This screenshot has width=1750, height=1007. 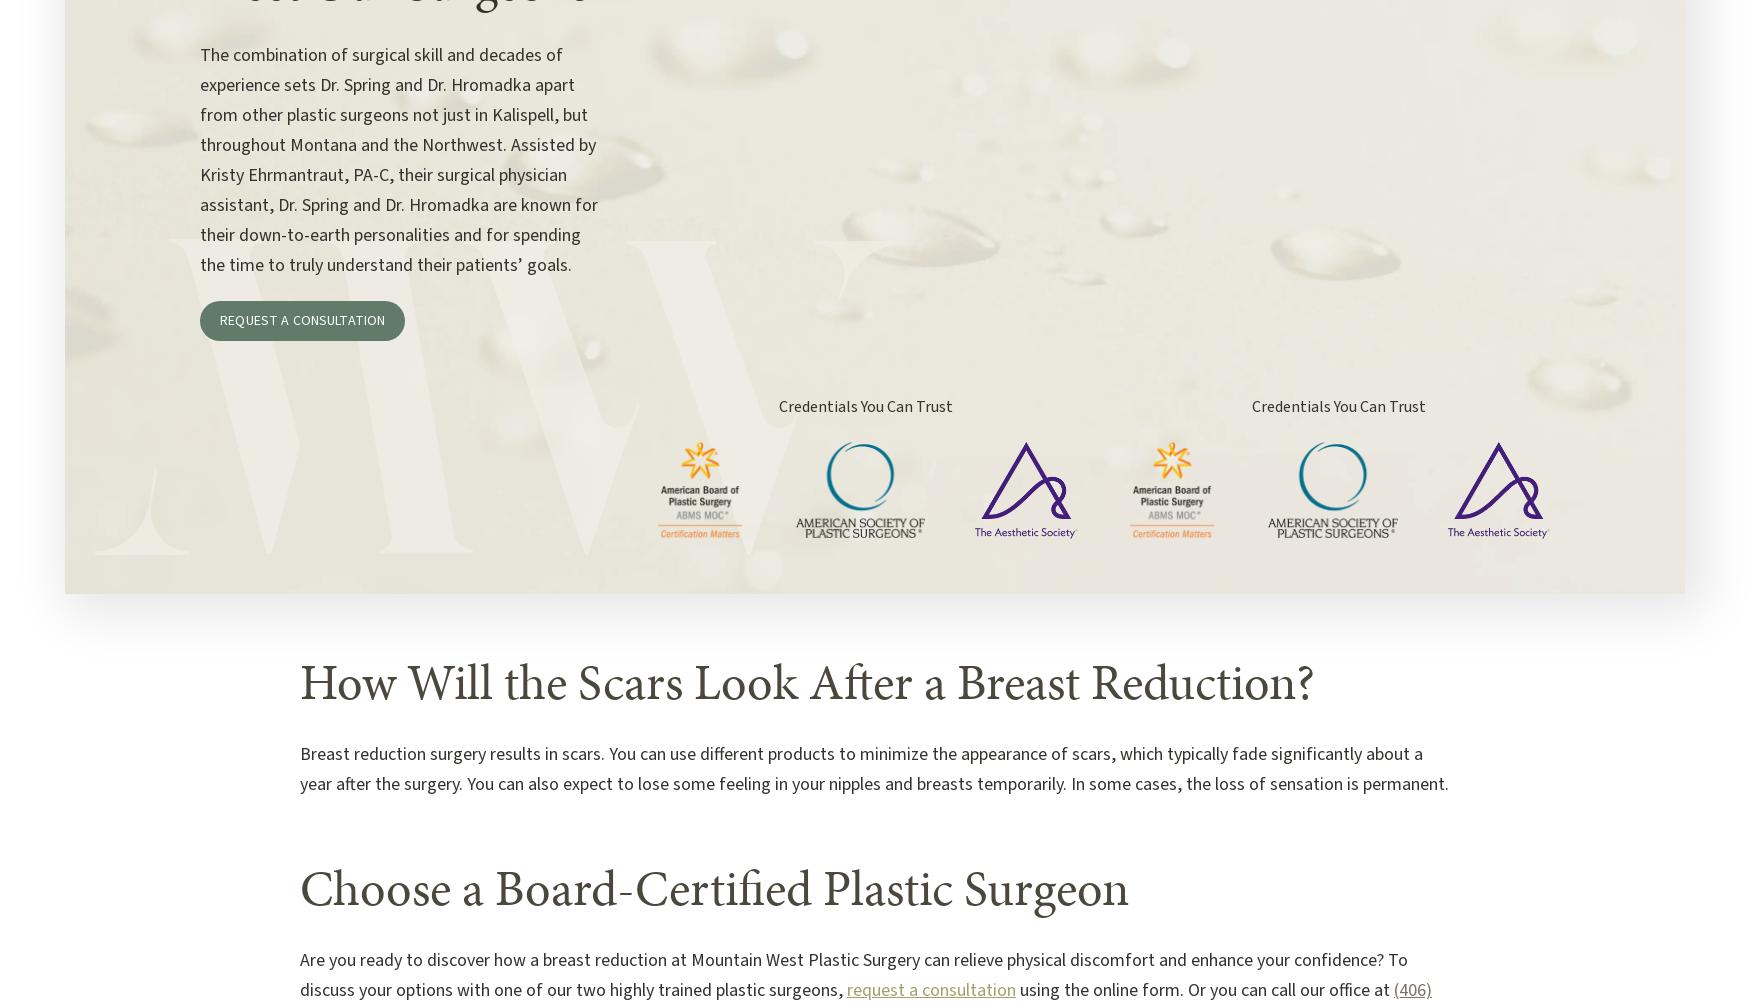 What do you see at coordinates (707, 284) in the screenshot?
I see `'Michael Hromadka, MD'` at bounding box center [707, 284].